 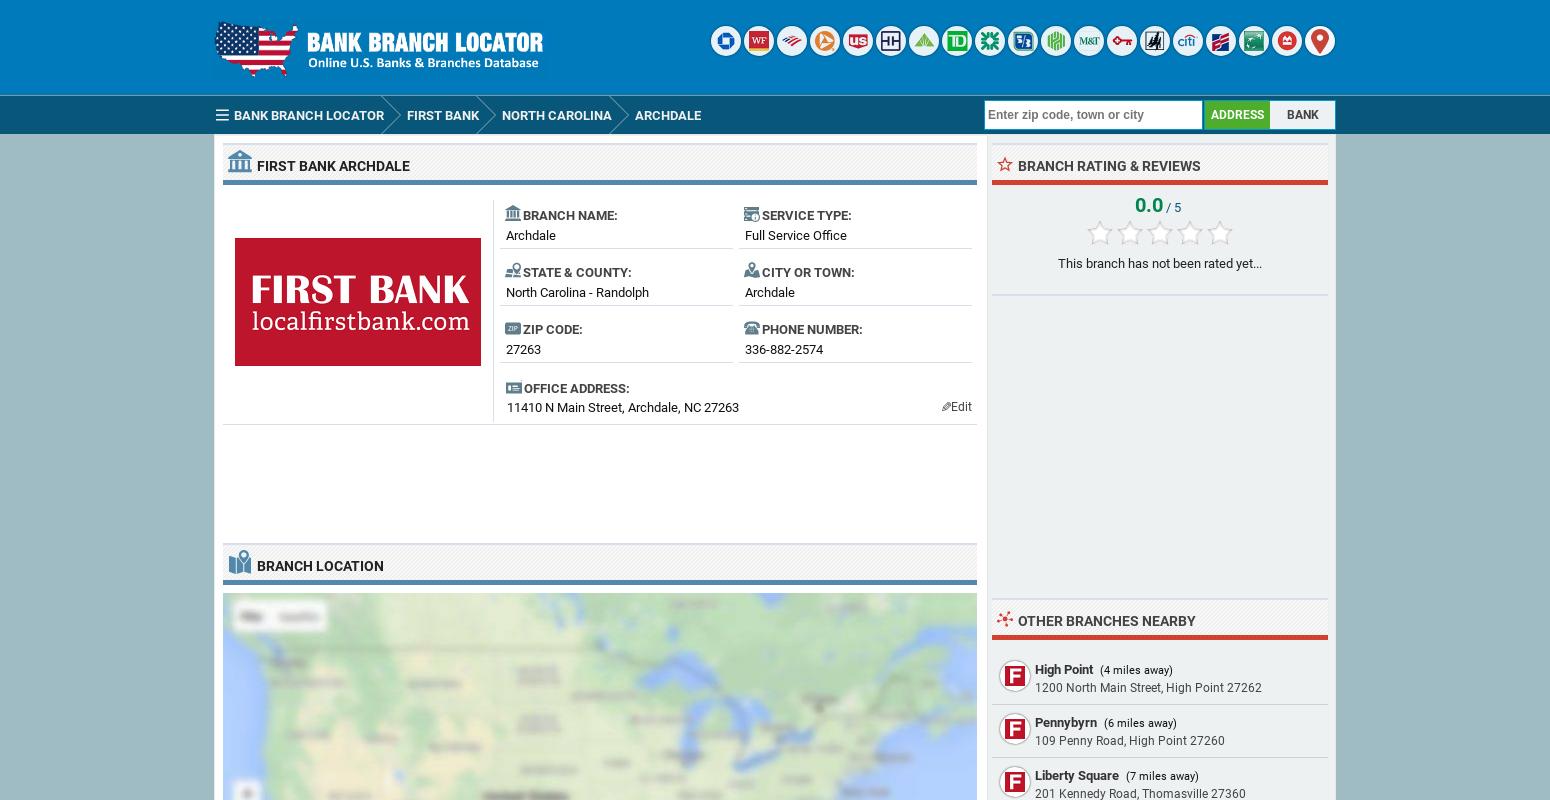 What do you see at coordinates (1159, 262) in the screenshot?
I see `'This branch has not been rated yet...'` at bounding box center [1159, 262].